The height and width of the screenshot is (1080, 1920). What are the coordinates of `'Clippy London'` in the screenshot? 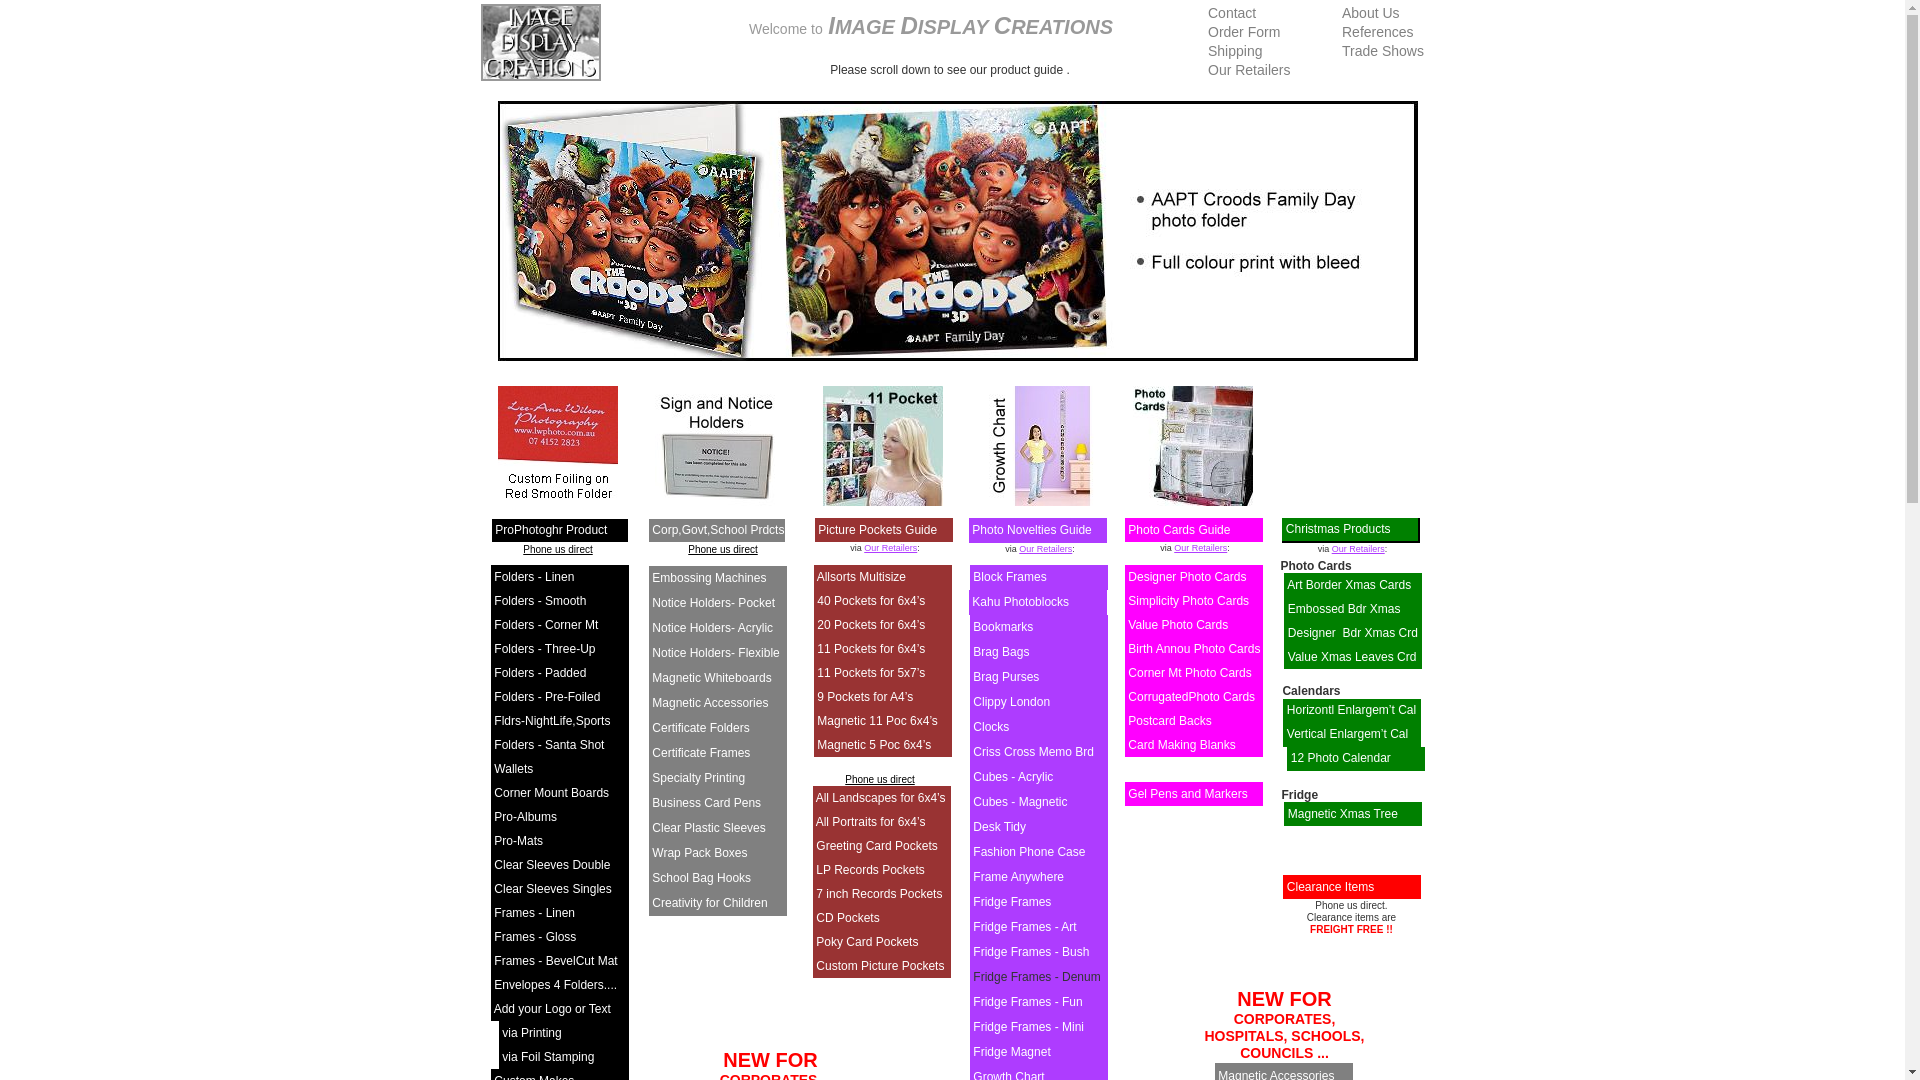 It's located at (1011, 701).